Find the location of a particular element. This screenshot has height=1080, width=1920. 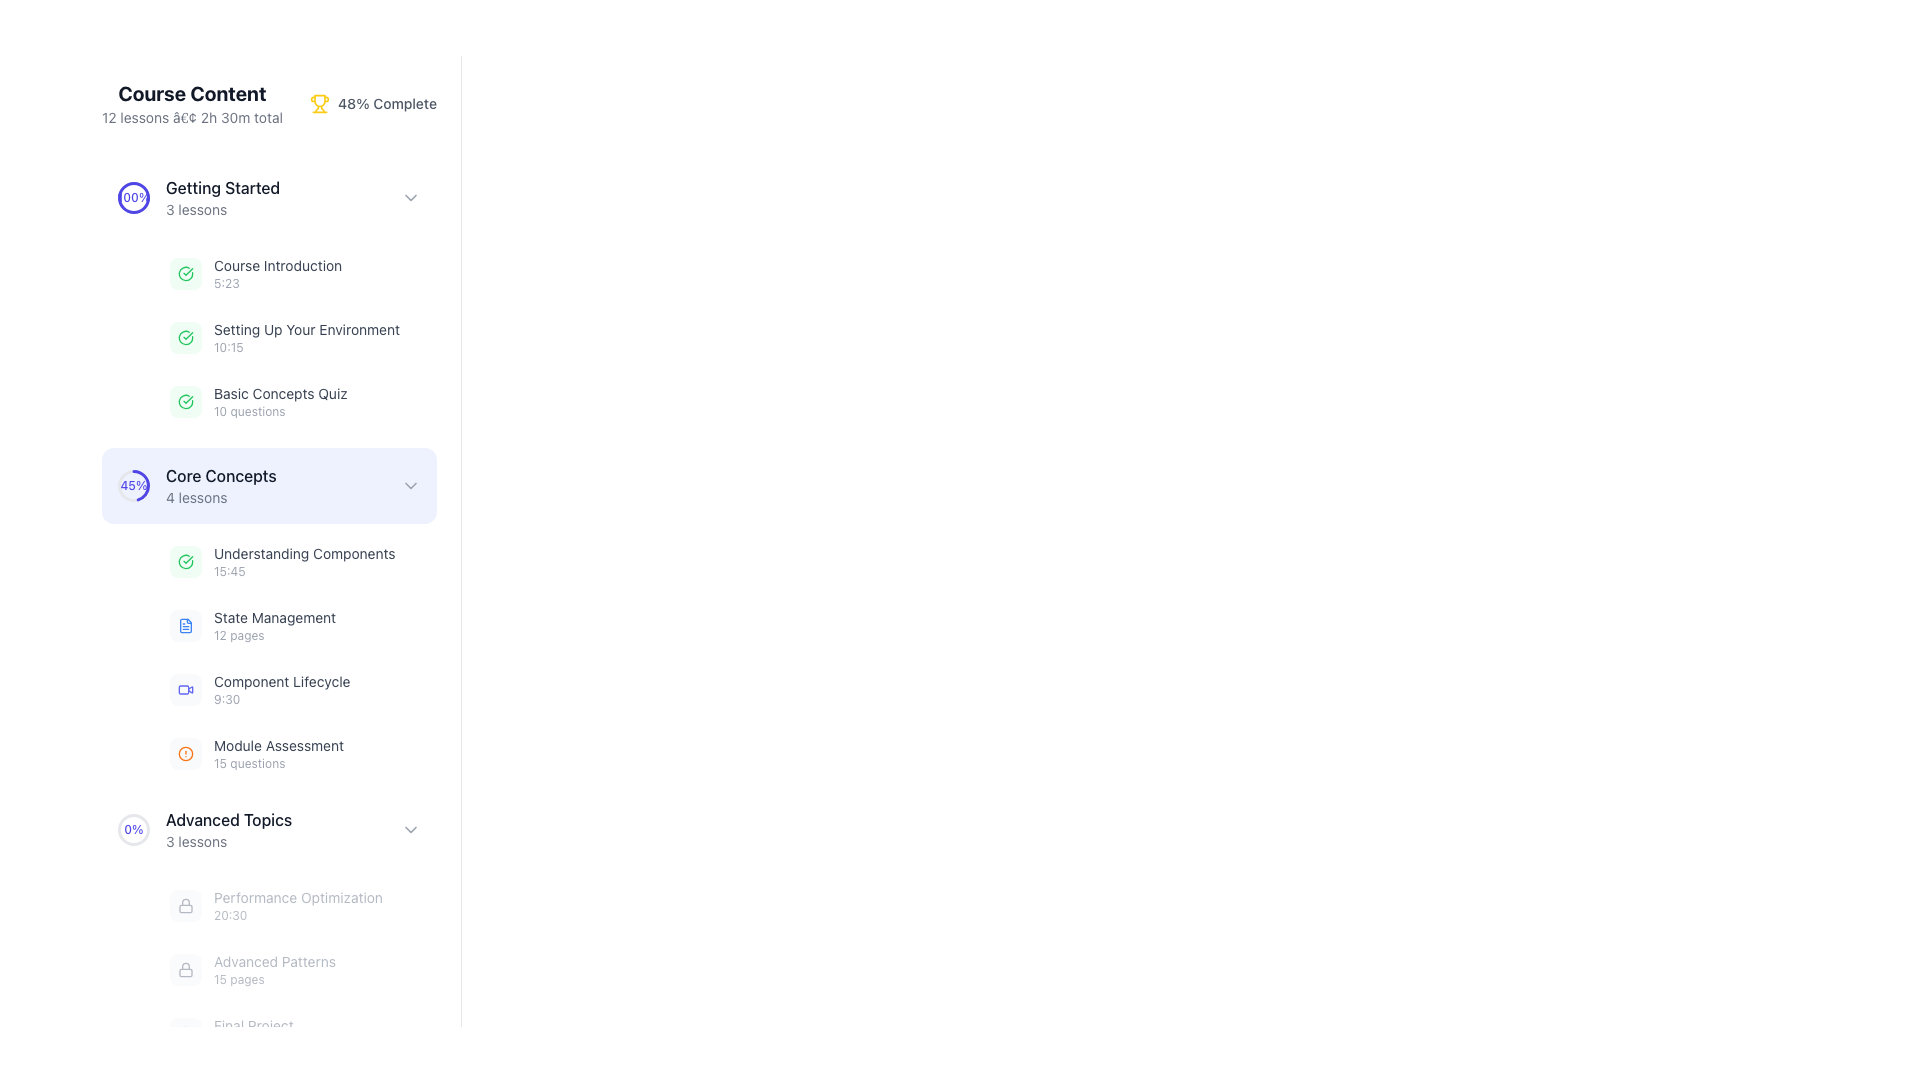

the text display that shows 'Performance Optimization' and '20:30', which is located in the lower part of the 'Advanced Topics' section within the Course Content sidebar is located at coordinates (297, 906).